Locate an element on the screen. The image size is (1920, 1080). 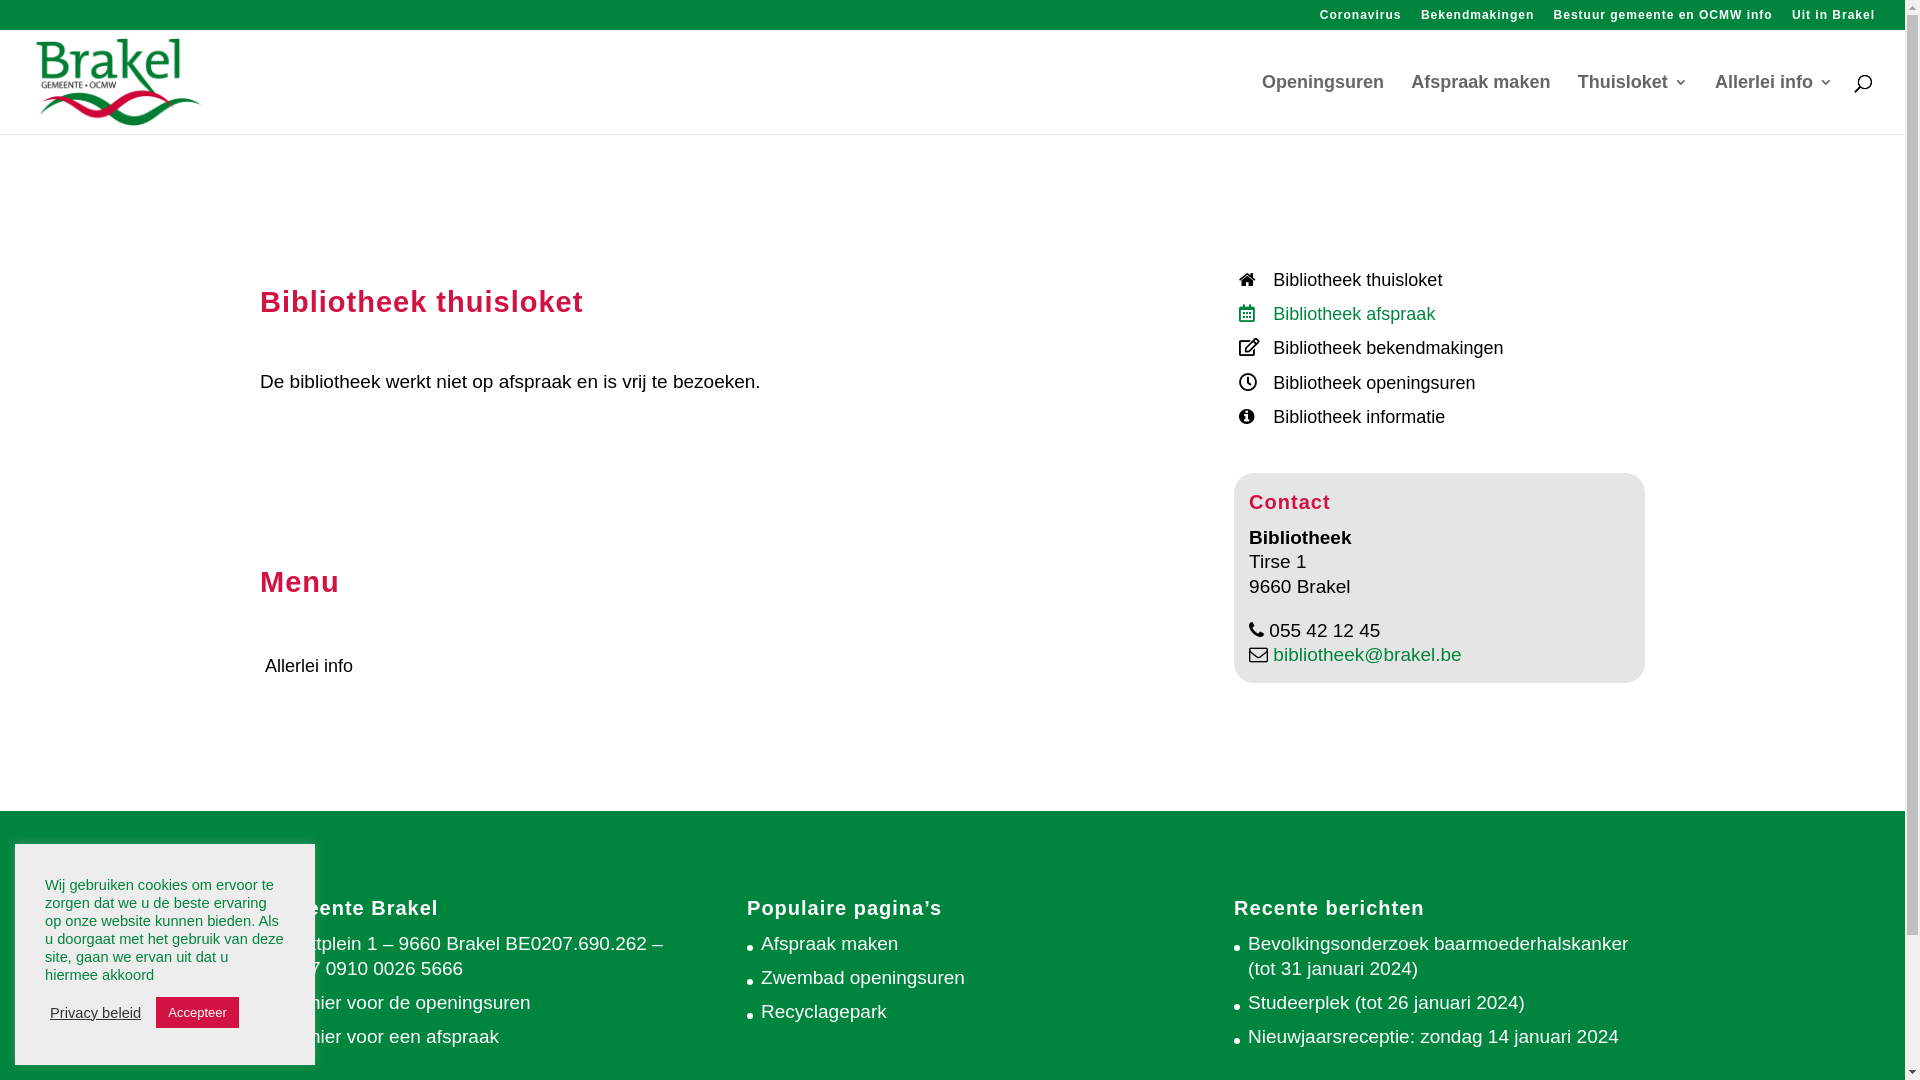
'Uit in Brakel' is located at coordinates (1833, 19).